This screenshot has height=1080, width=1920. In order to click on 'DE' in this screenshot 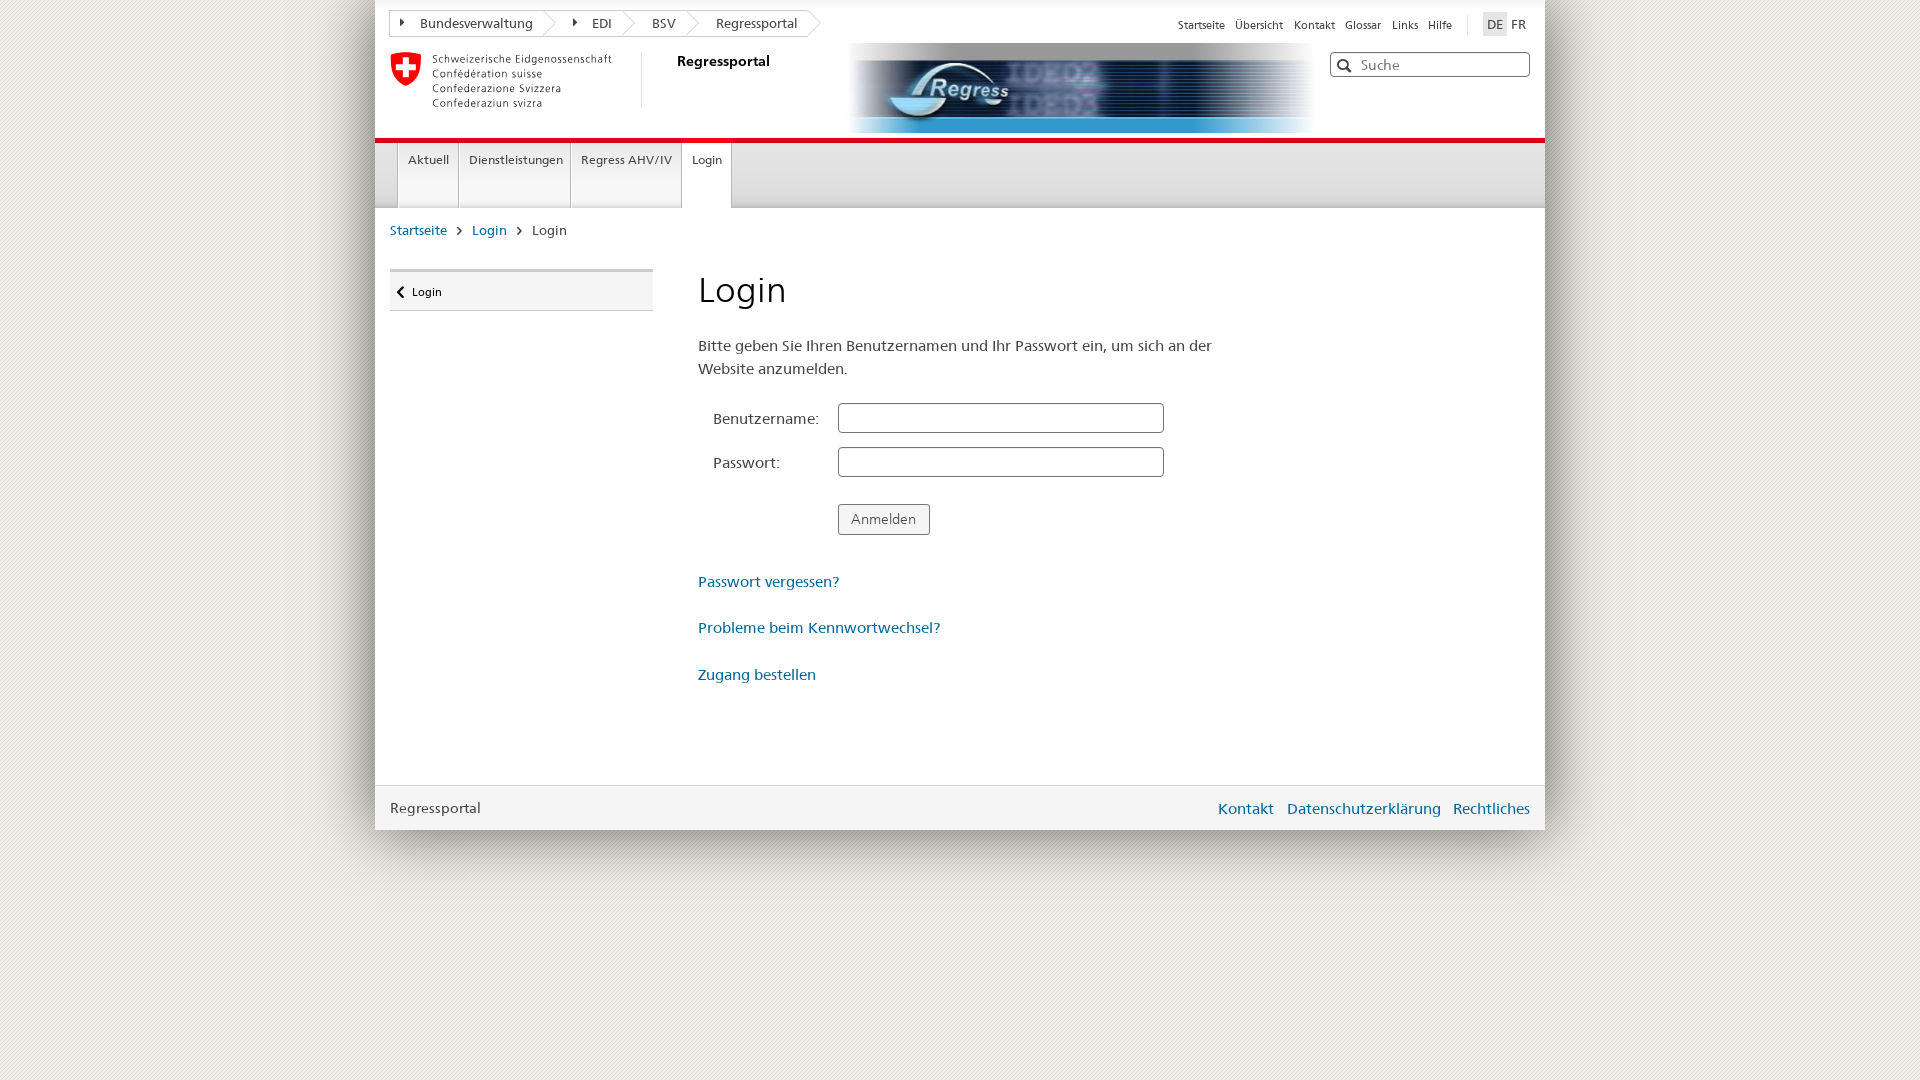, I will do `click(1483, 23)`.